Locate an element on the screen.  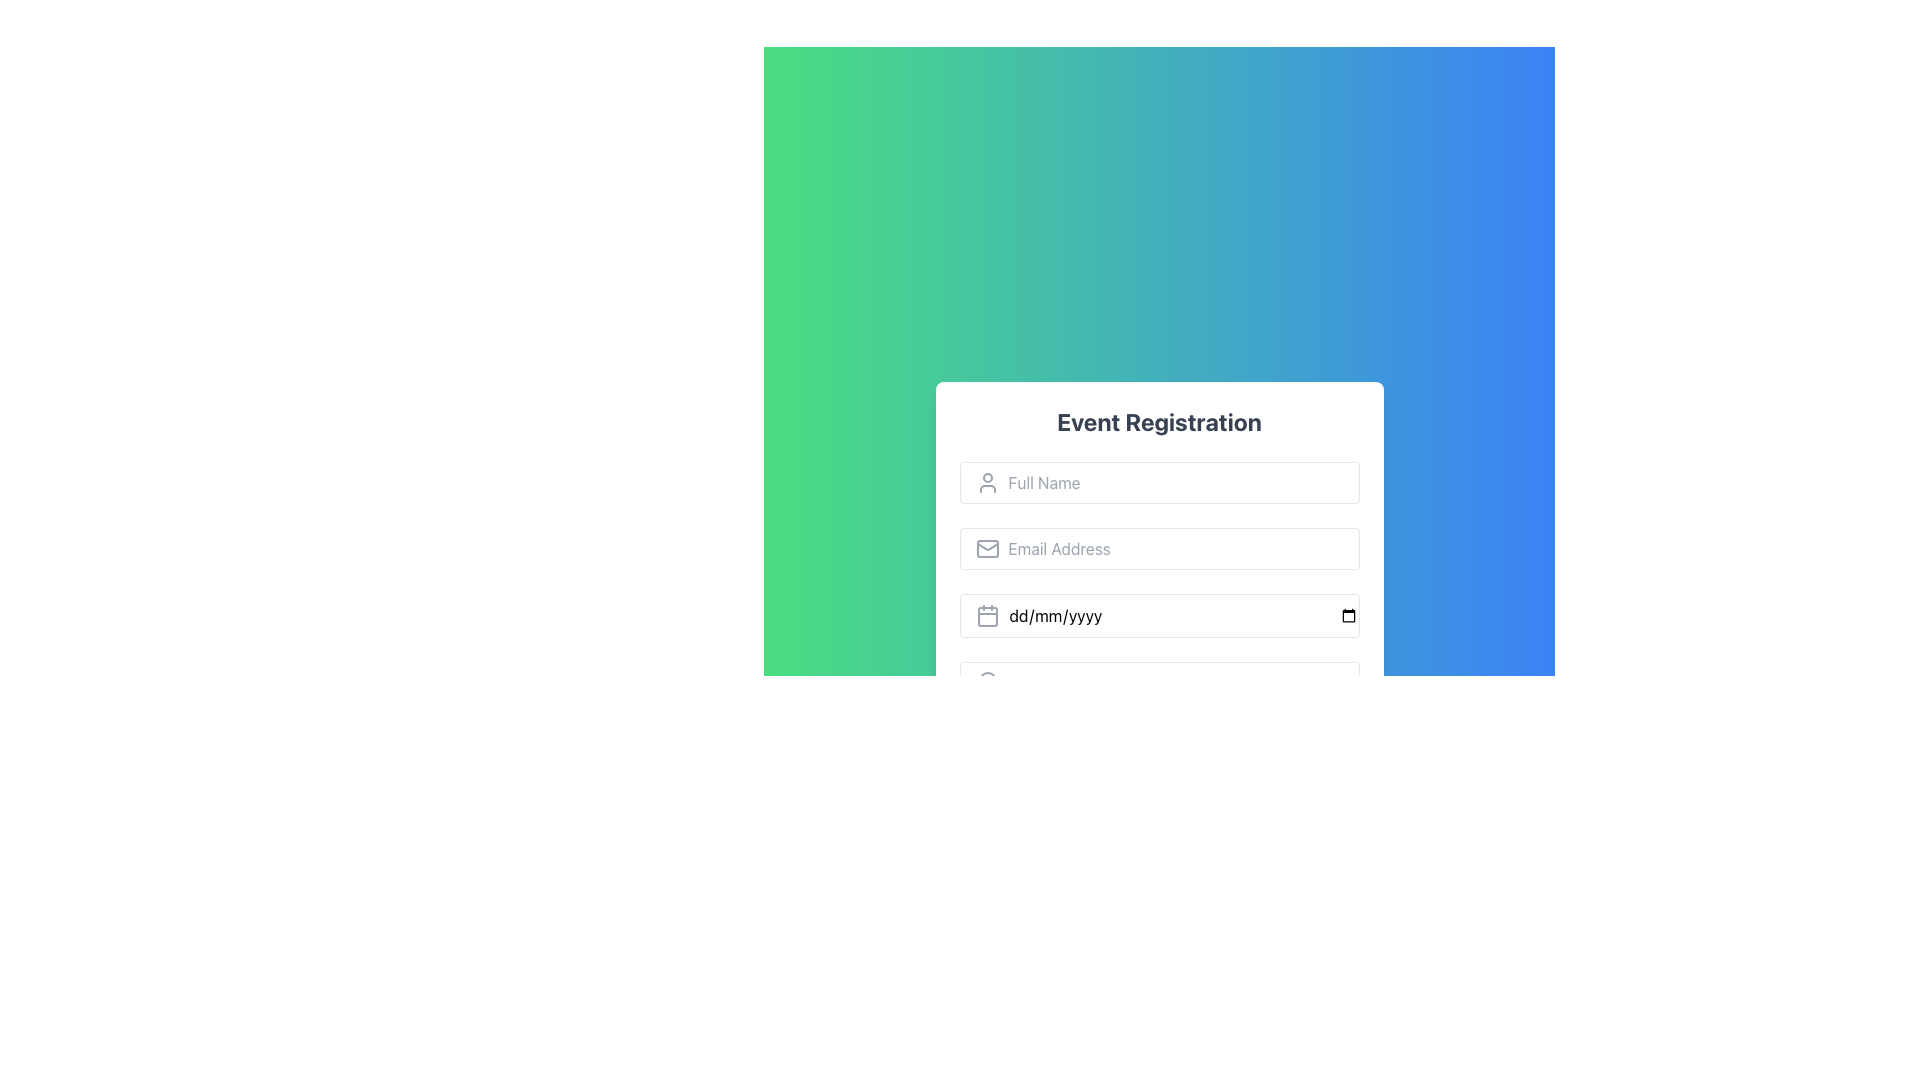
the user silhouette icon located to the left of the 'Full Name' input field in the form is located at coordinates (987, 482).